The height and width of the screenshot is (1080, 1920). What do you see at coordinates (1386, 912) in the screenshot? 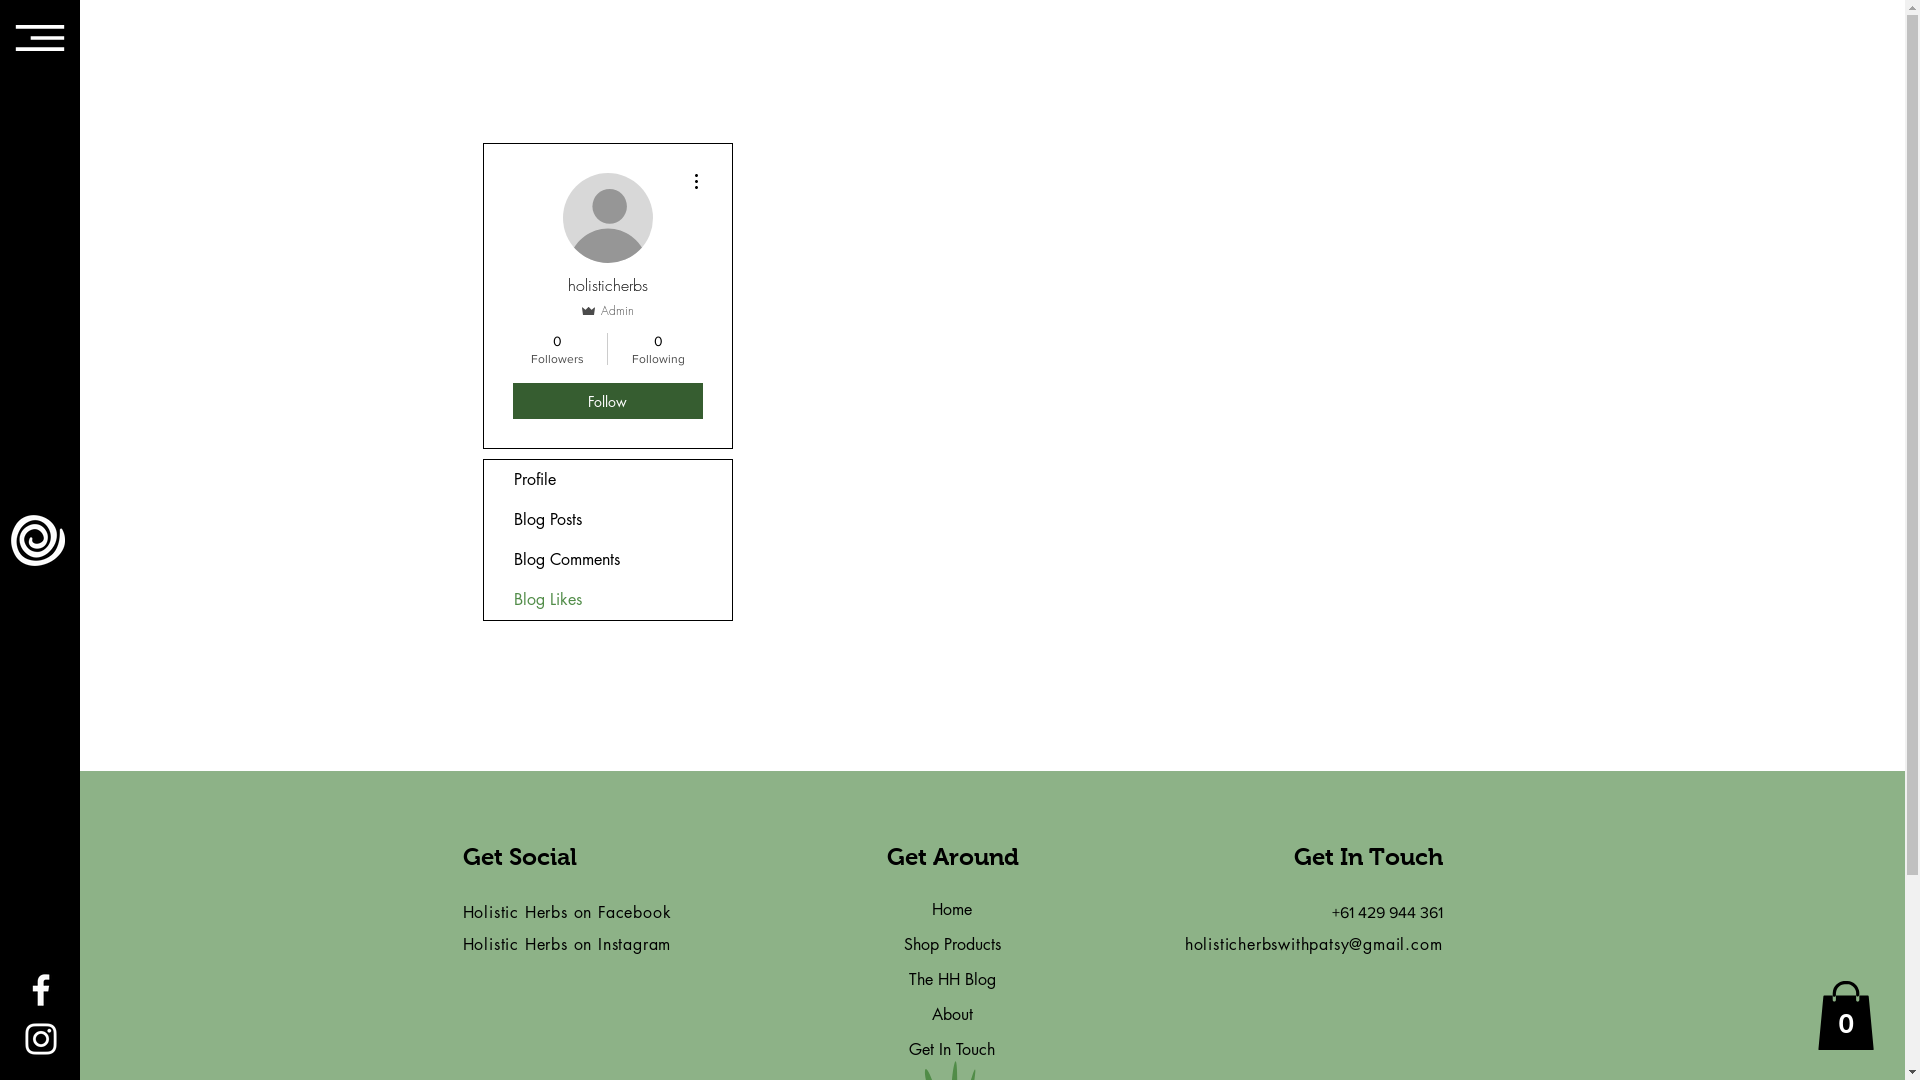
I see `'+61 429 944 361'` at bounding box center [1386, 912].